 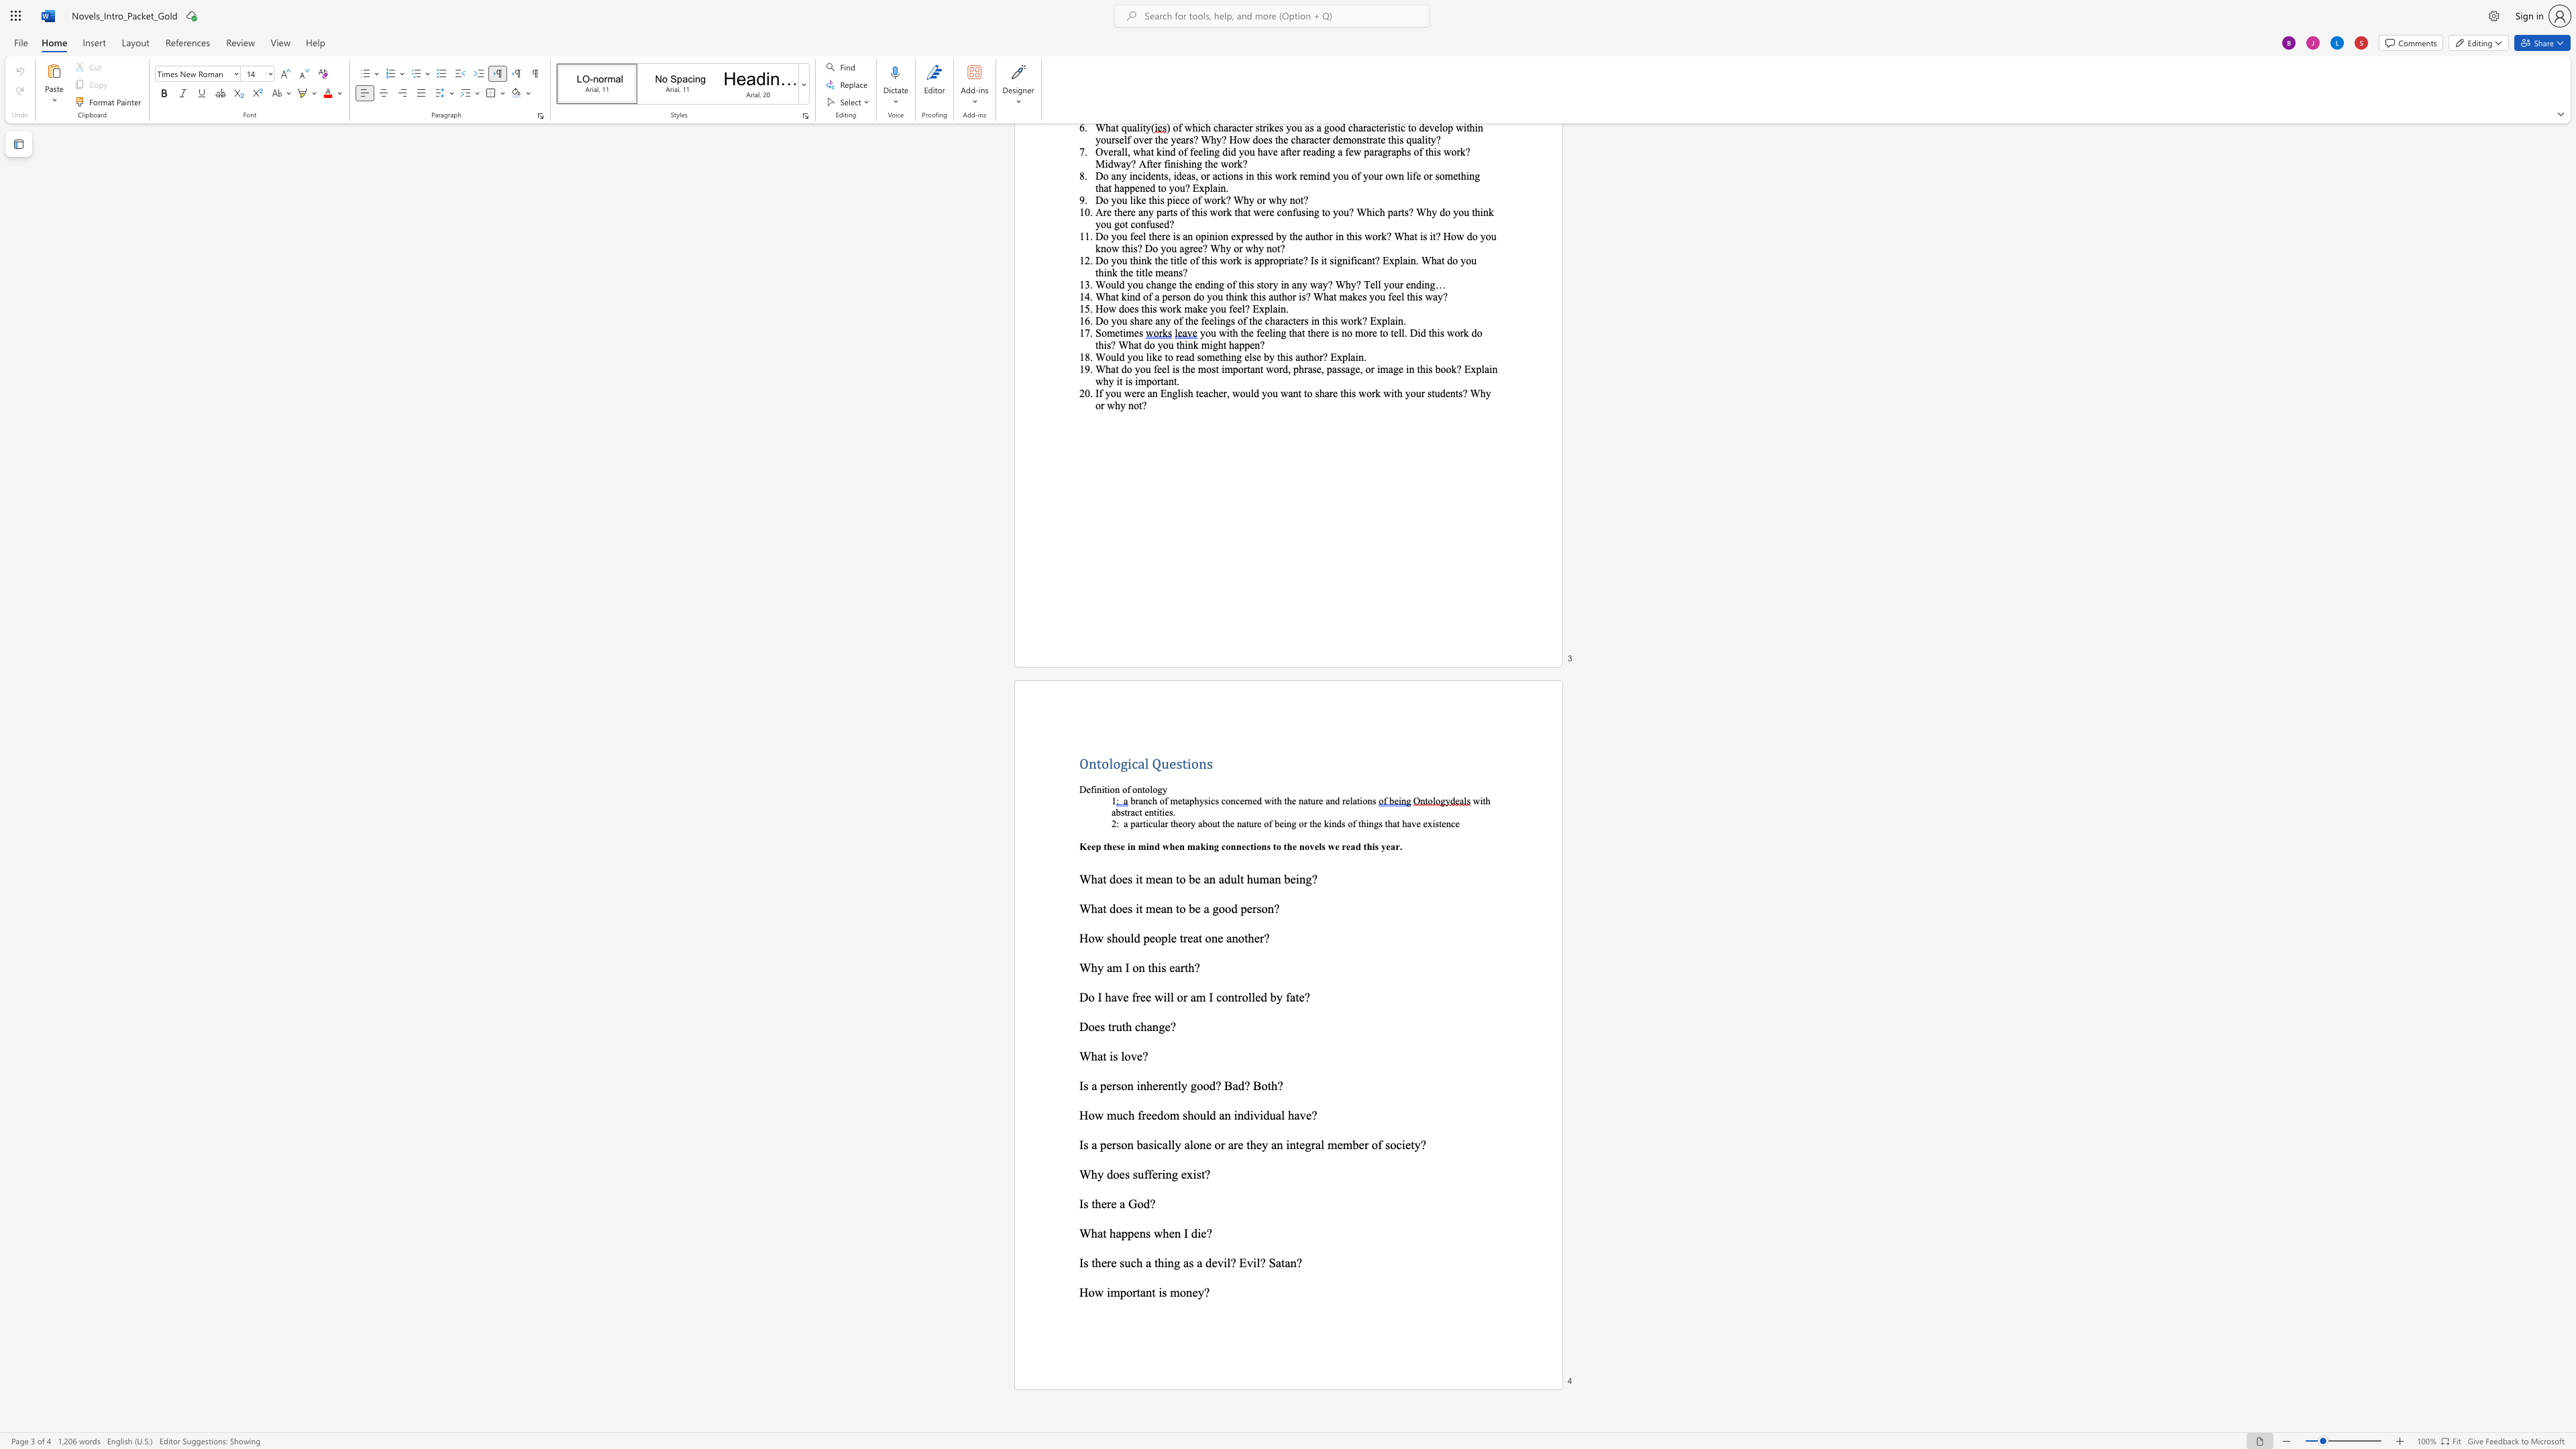 I want to click on the 1th character "g" in the text, so click(x=1173, y=1174).